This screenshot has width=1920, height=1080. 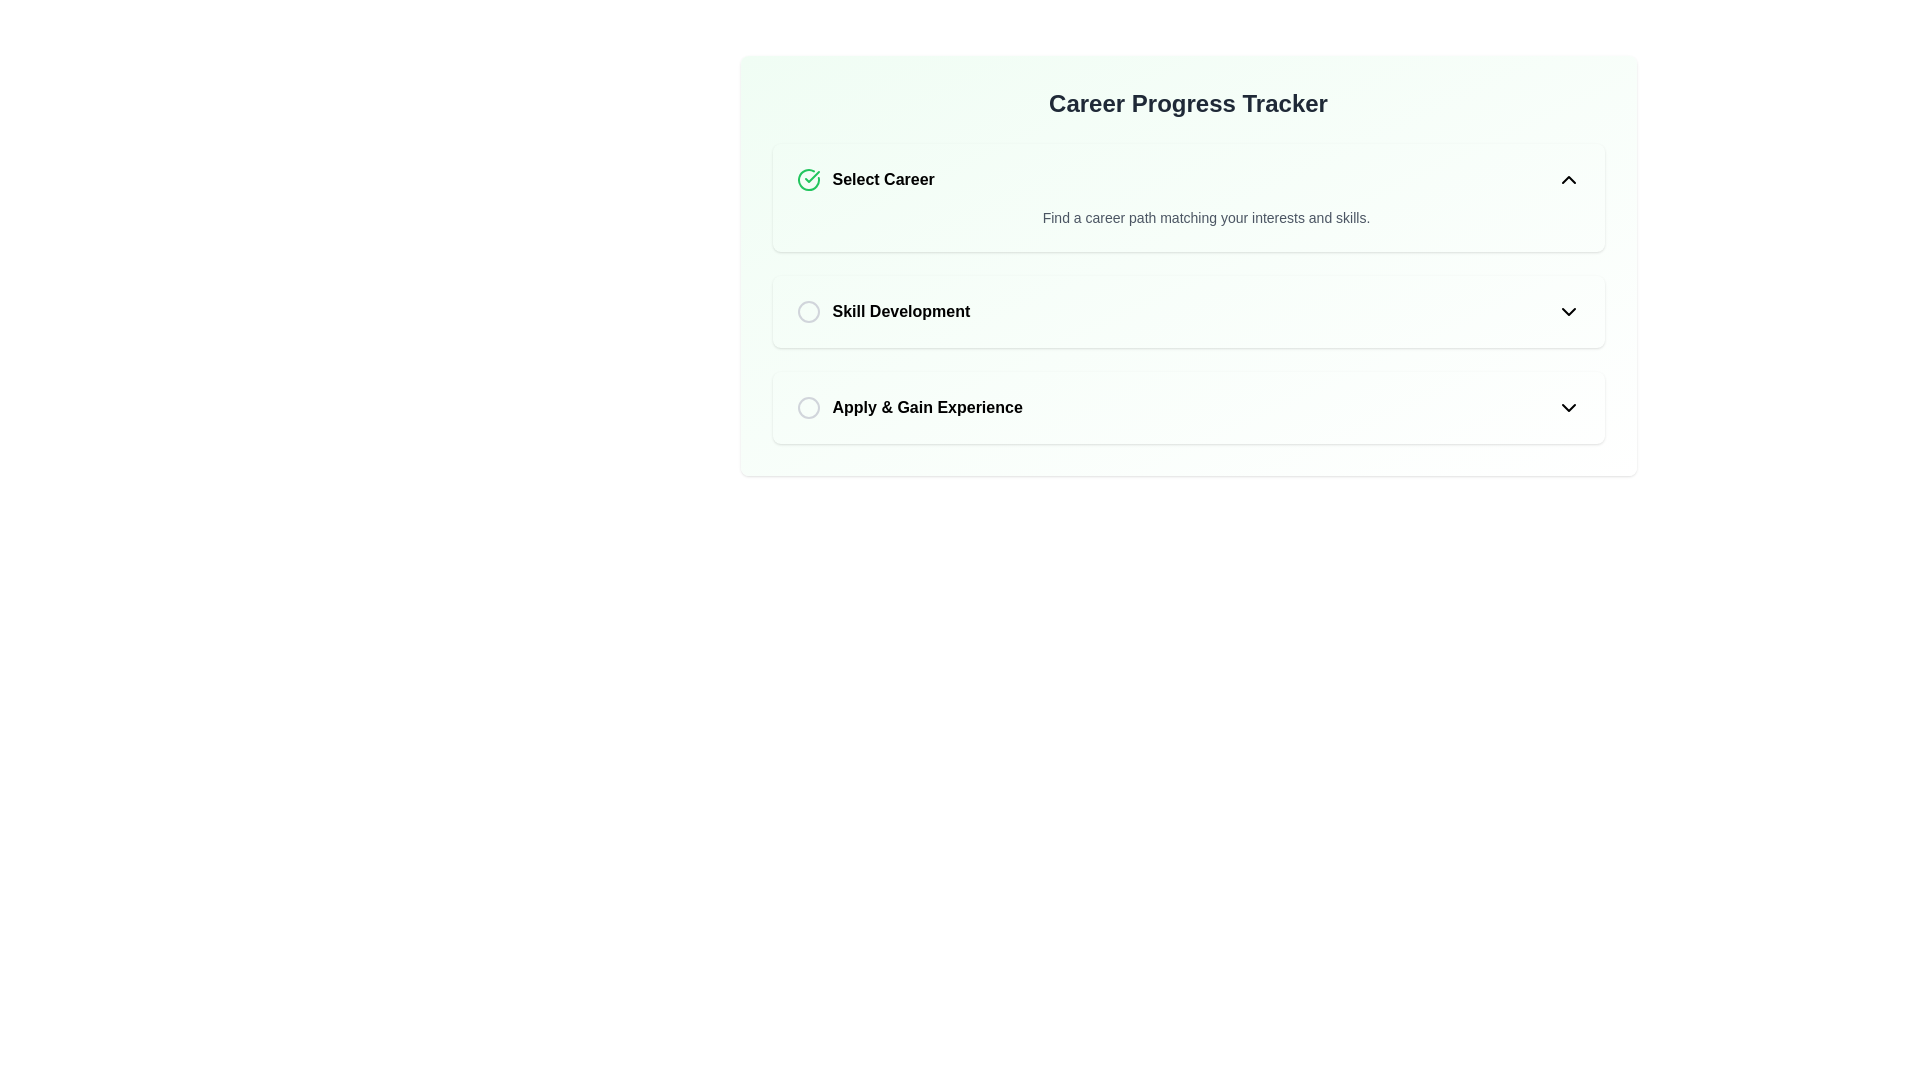 I want to click on the 'Skill Development' labeled option, which is the second item in a vertical list, featuring bold black text and a gray circular outline resembling a radio button, so click(x=882, y=312).